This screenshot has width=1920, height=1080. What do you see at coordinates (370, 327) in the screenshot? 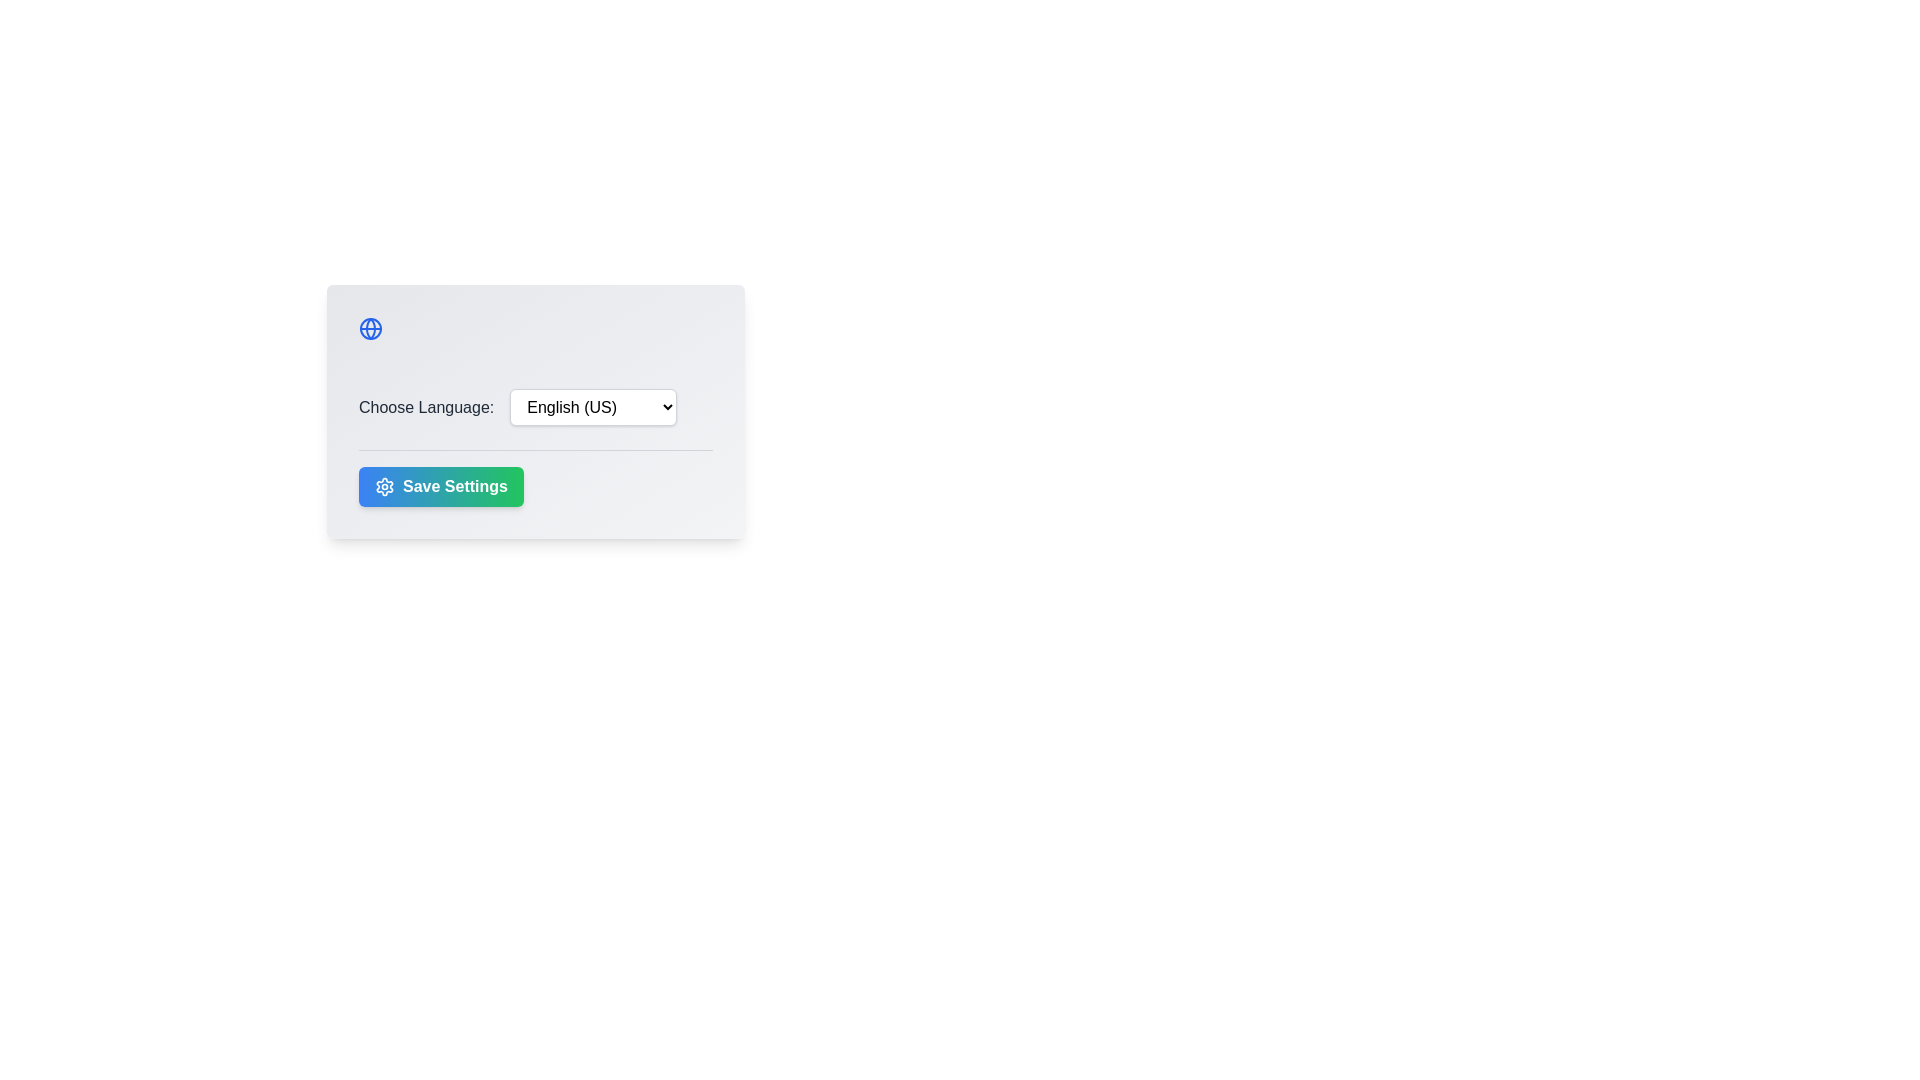
I see `the decorative SVG Circle that is part of the 'globe' icon in the top-left corner of the settings dialog, representing language or global settings` at bounding box center [370, 327].